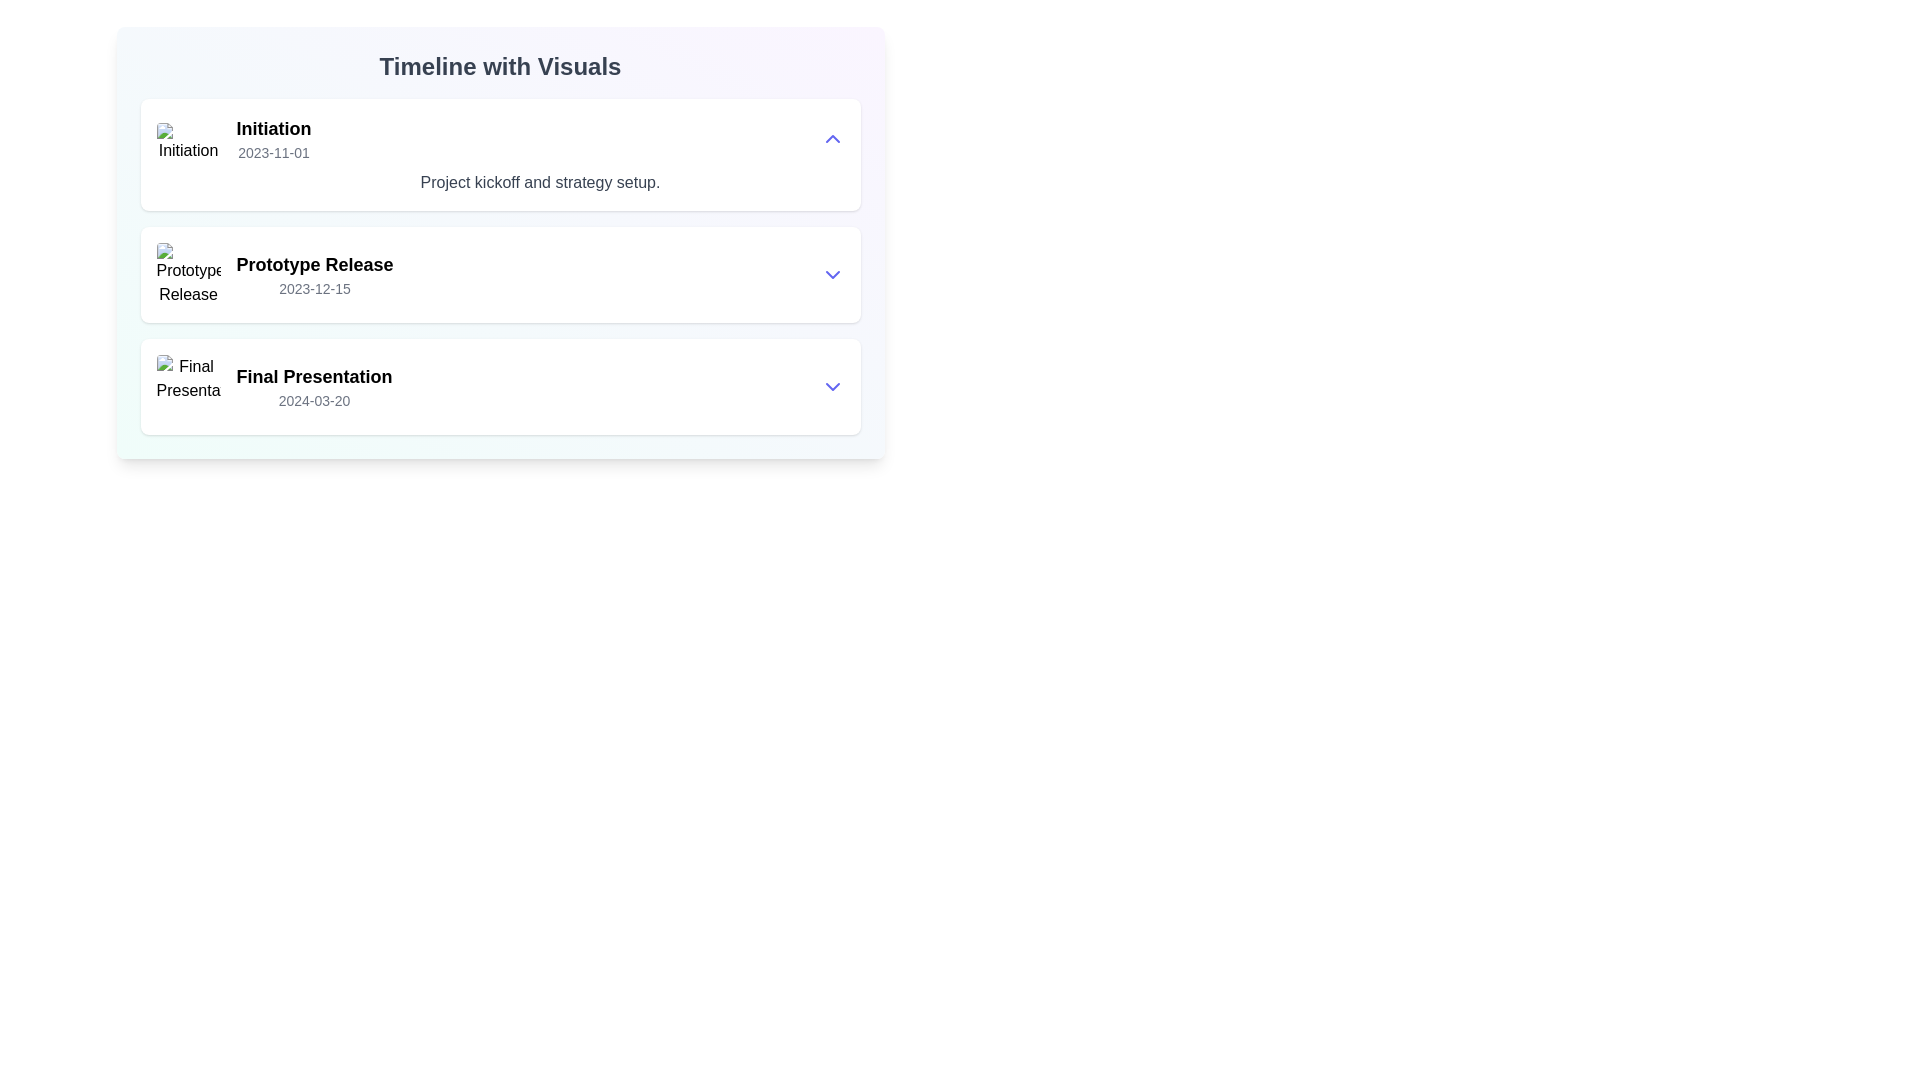 Image resolution: width=1920 pixels, height=1080 pixels. I want to click on the title text of the last event entry in the vertical timeline layout, located above the date labeled '2024-03-20', so click(313, 377).